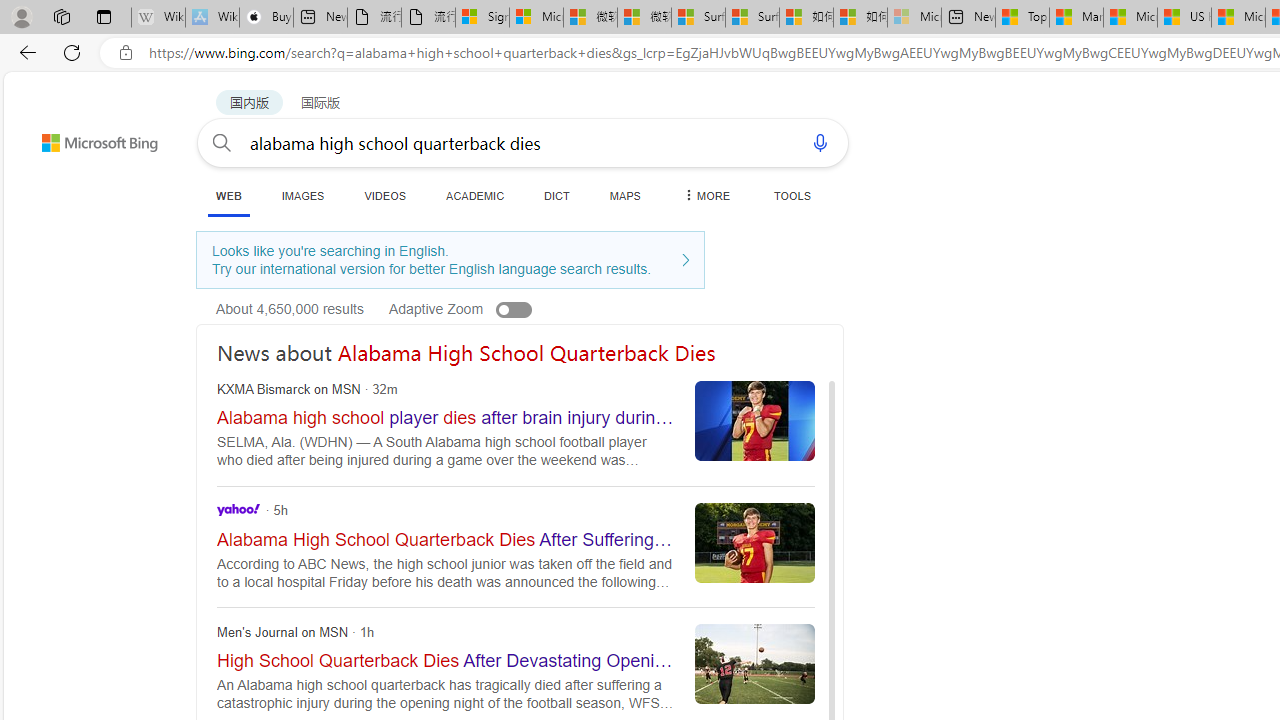 This screenshot has width=1280, height=720. Describe the element at coordinates (705, 195) in the screenshot. I see `'Dropdown Menu'` at that location.